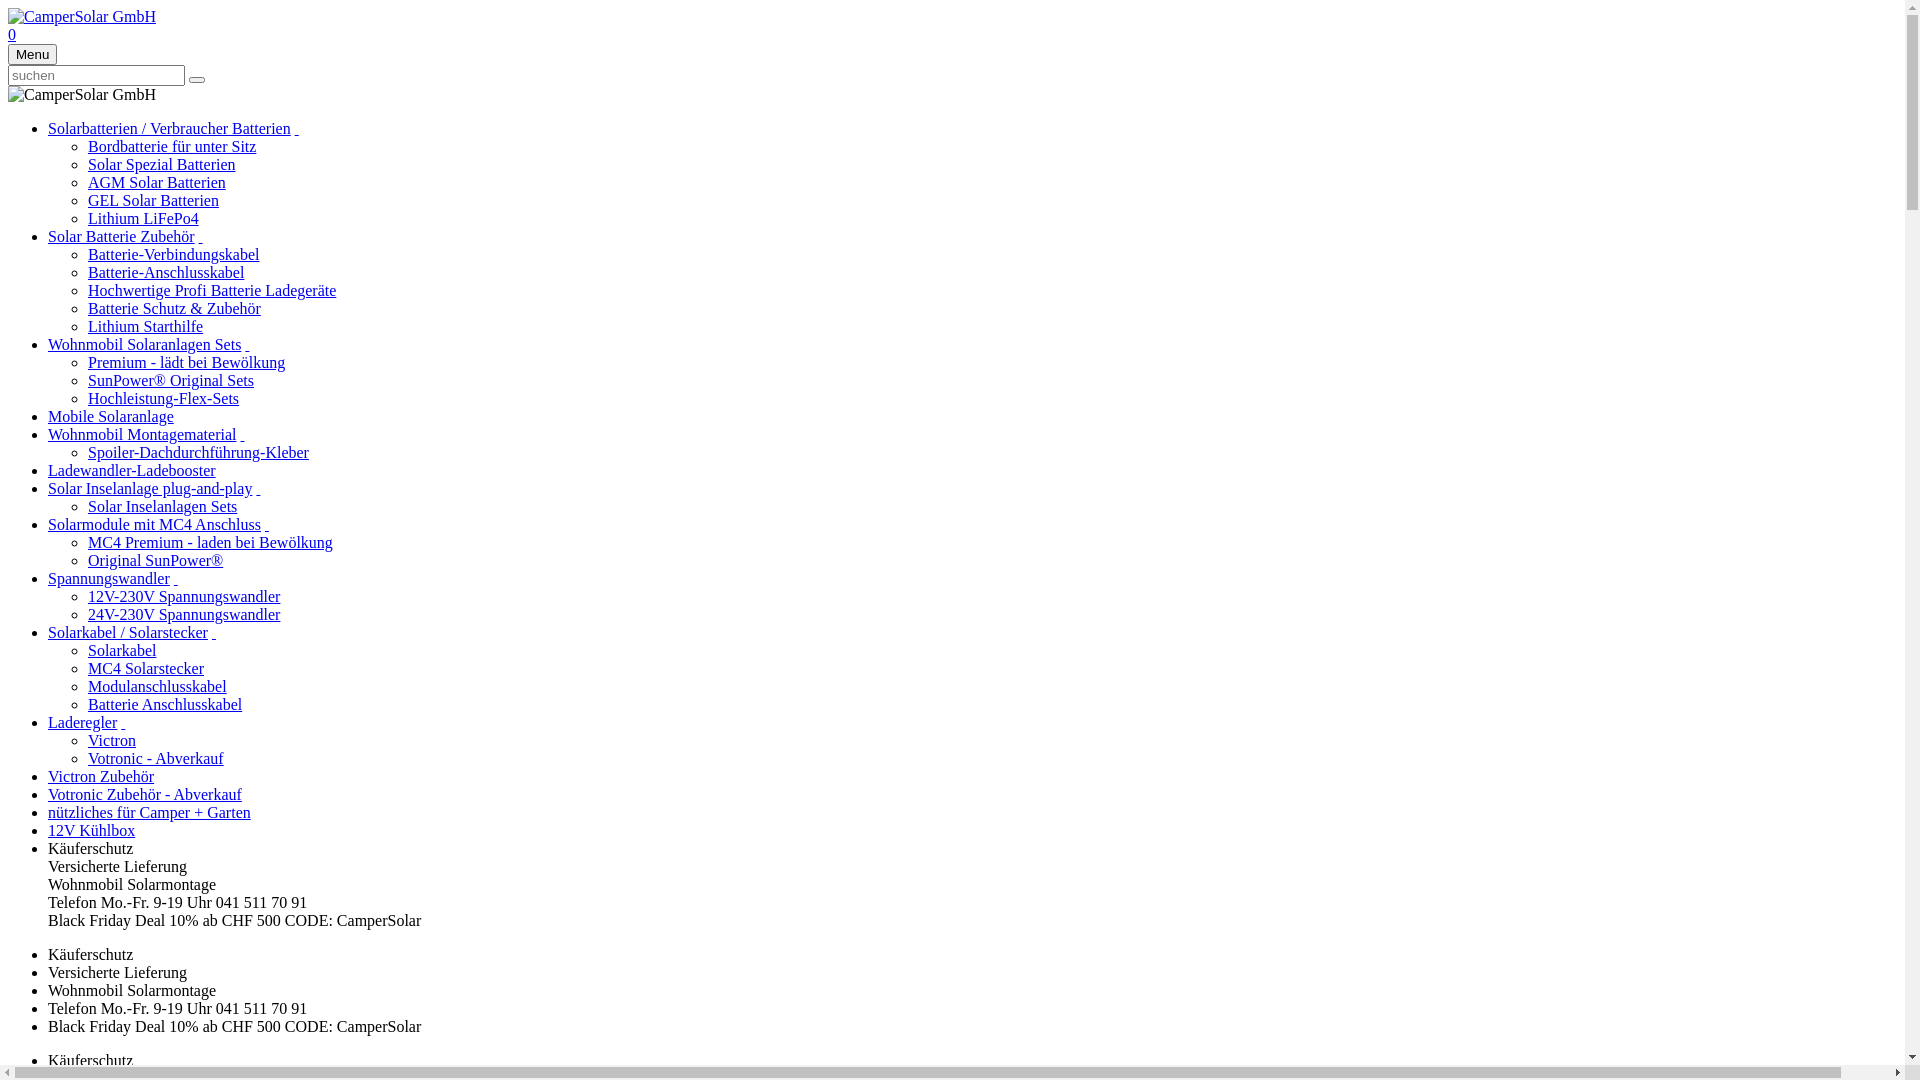 Image resolution: width=1920 pixels, height=1080 pixels. I want to click on 'Telefon Mo.-Fr. 9-19 Uhr 041 511 70 91', so click(177, 1008).